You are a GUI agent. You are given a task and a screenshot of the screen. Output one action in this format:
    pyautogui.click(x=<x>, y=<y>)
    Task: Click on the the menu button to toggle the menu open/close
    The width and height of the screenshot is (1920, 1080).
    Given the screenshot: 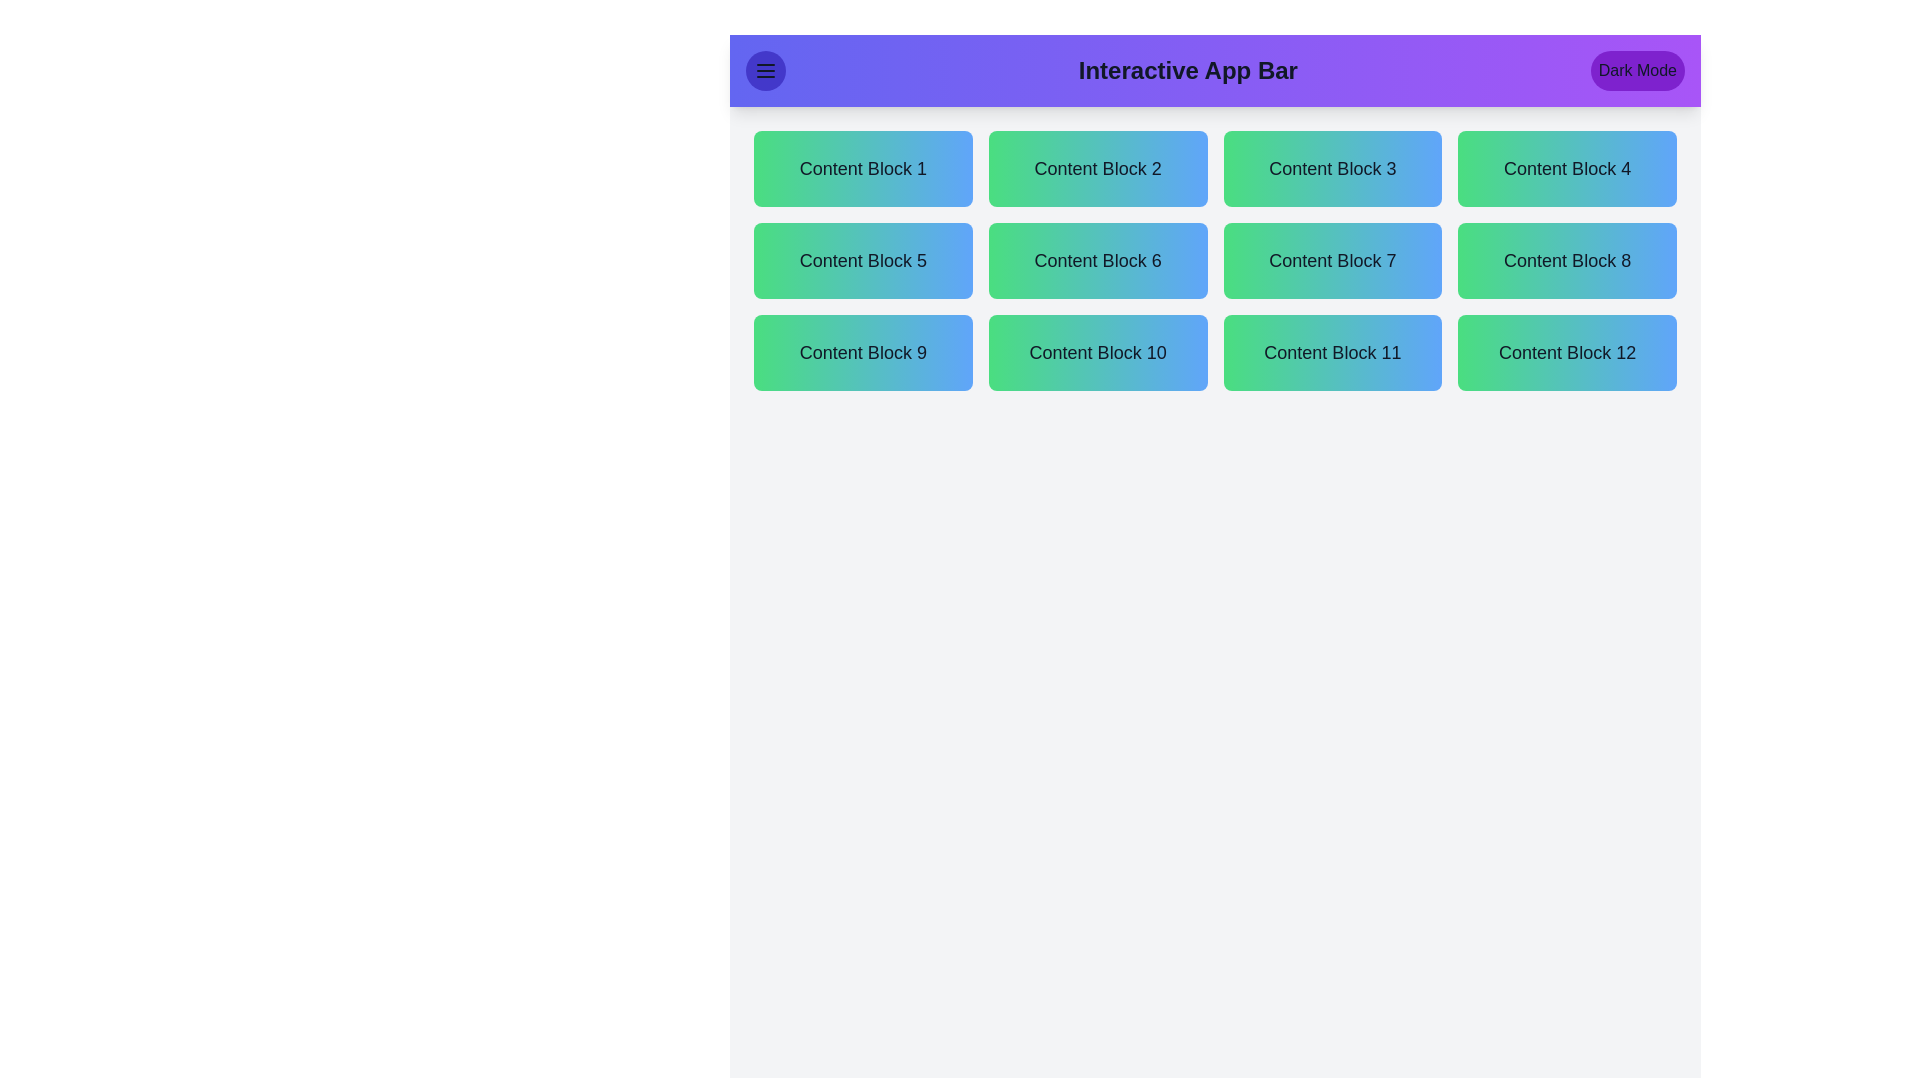 What is the action you would take?
    pyautogui.click(x=765, y=69)
    